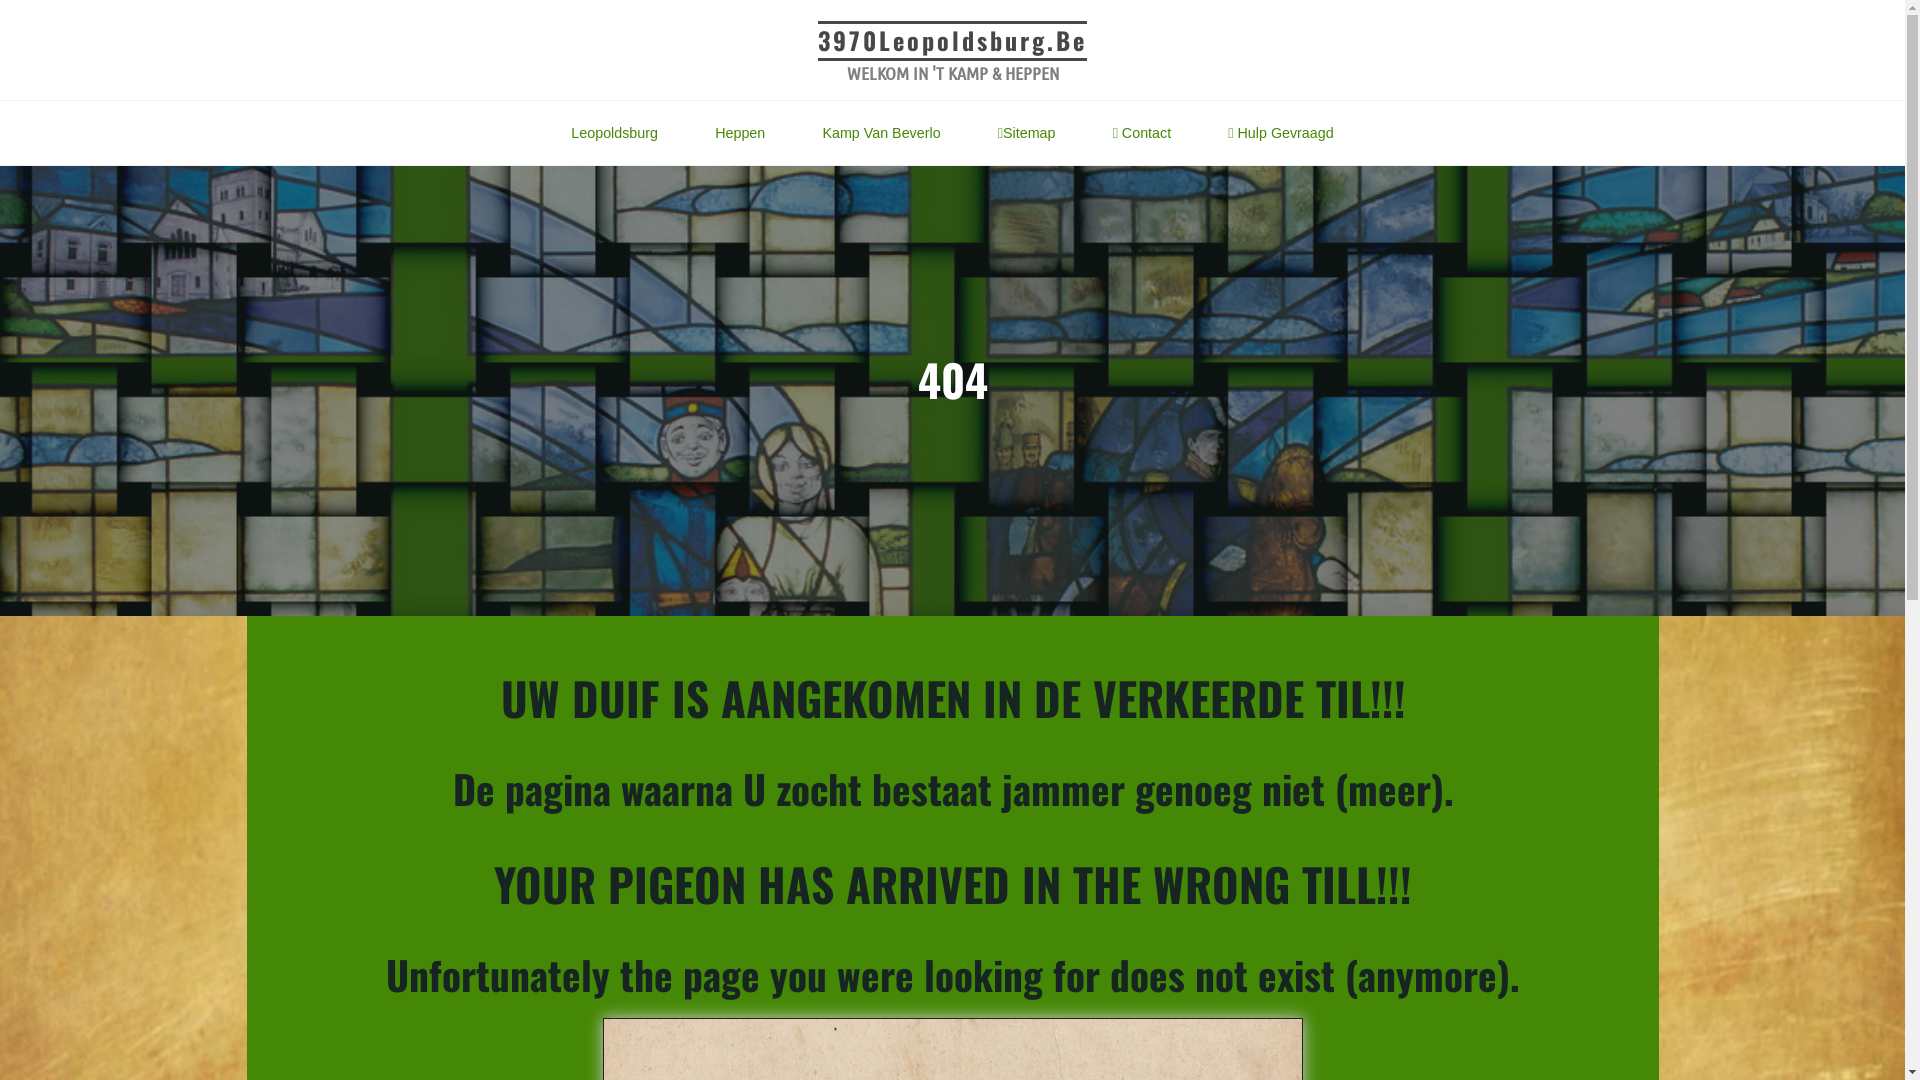 The width and height of the screenshot is (1920, 1080). Describe the element at coordinates (792, 133) in the screenshot. I see `'Kamp Van Beverlo'` at that location.